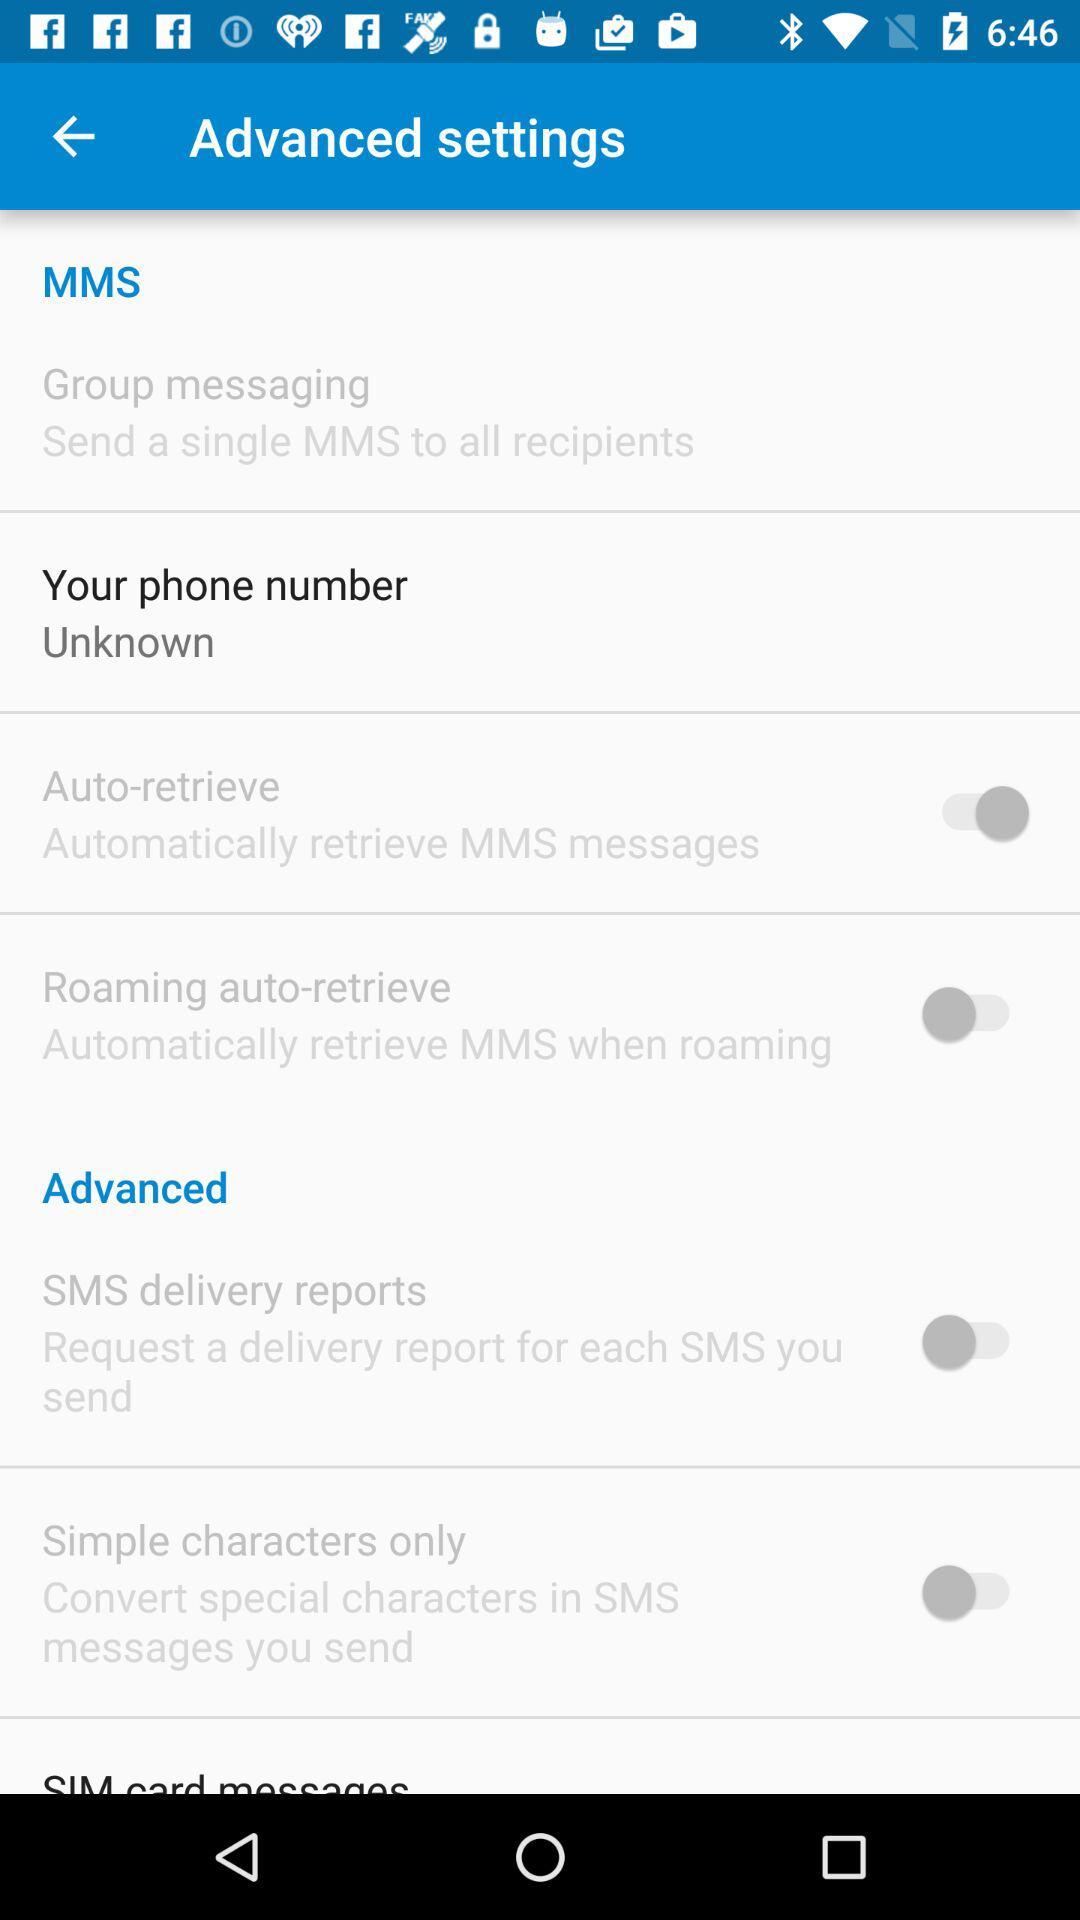 This screenshot has width=1080, height=1920. What do you see at coordinates (224, 582) in the screenshot?
I see `the icon above the unknown icon` at bounding box center [224, 582].